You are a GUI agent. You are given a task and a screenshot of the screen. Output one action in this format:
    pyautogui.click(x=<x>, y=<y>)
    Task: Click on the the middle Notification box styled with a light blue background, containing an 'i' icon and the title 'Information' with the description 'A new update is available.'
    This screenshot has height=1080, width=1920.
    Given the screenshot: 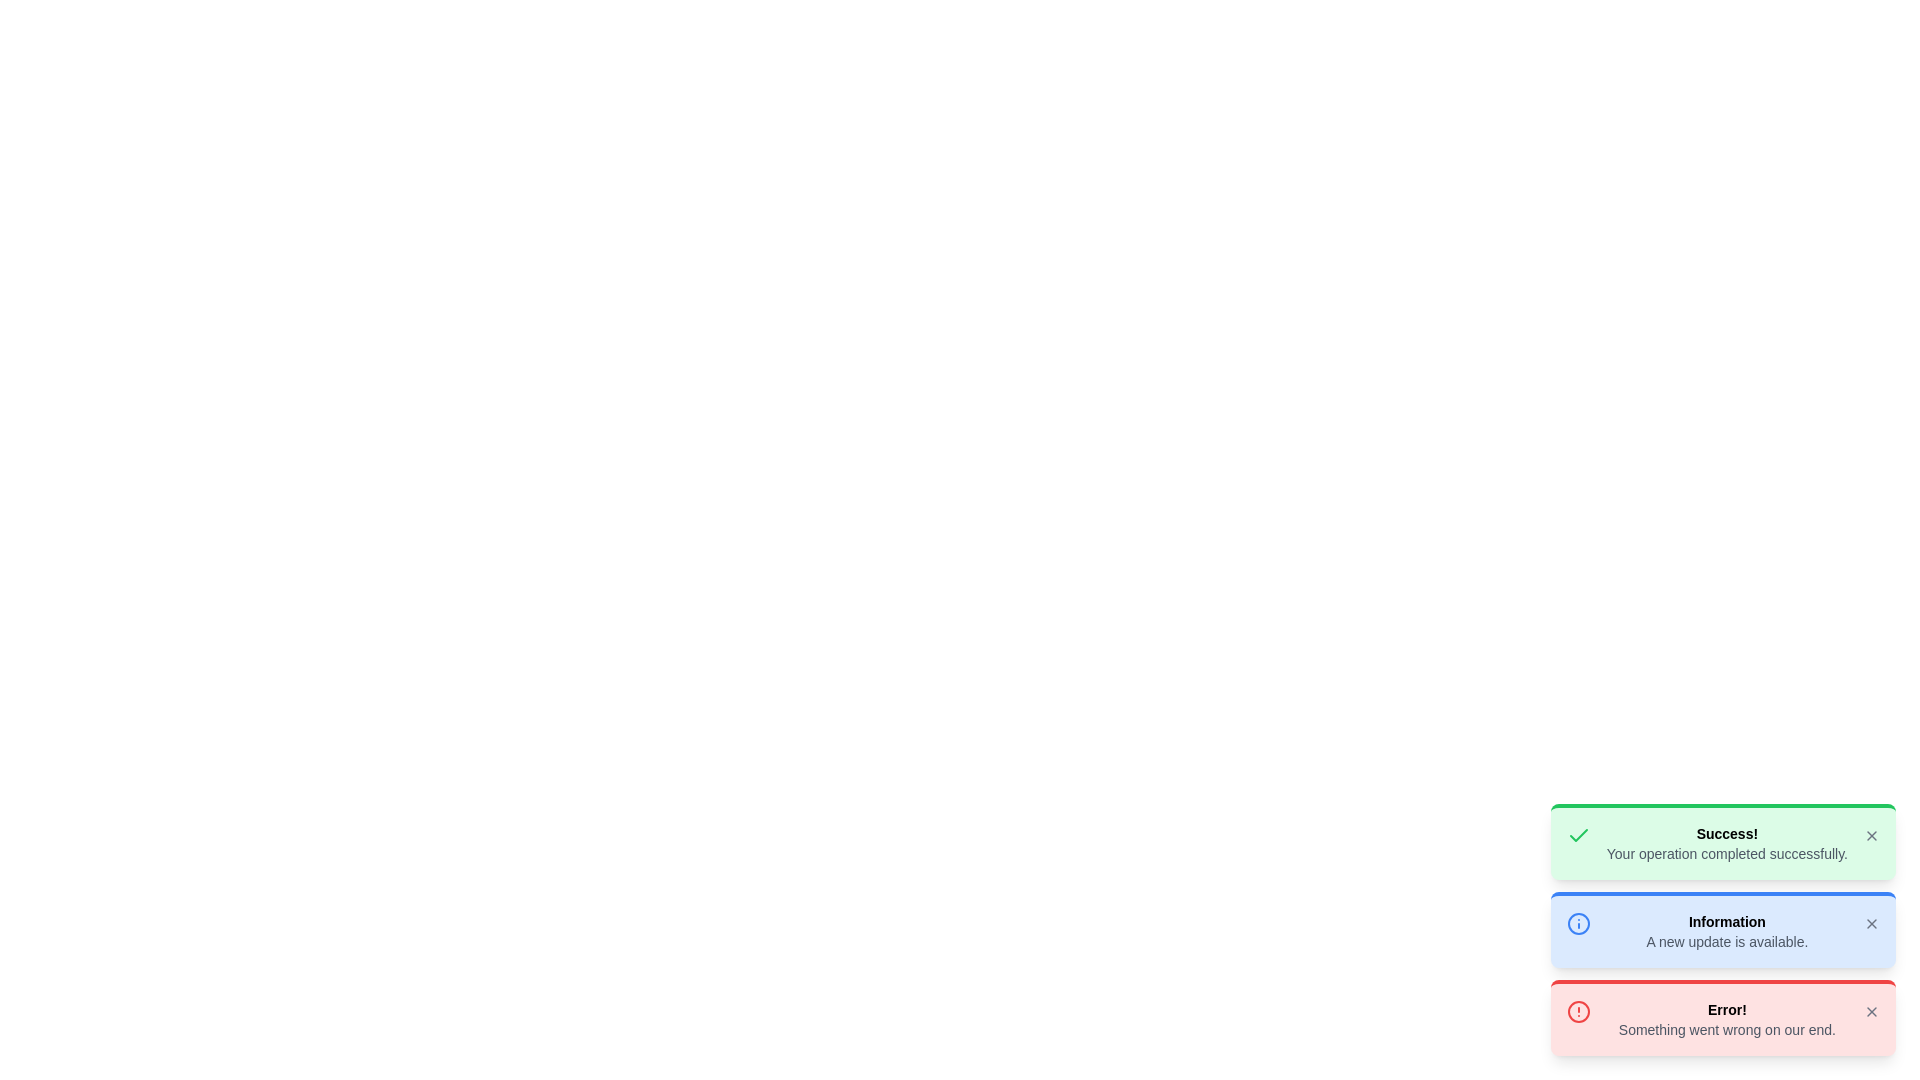 What is the action you would take?
    pyautogui.click(x=1722, y=929)
    